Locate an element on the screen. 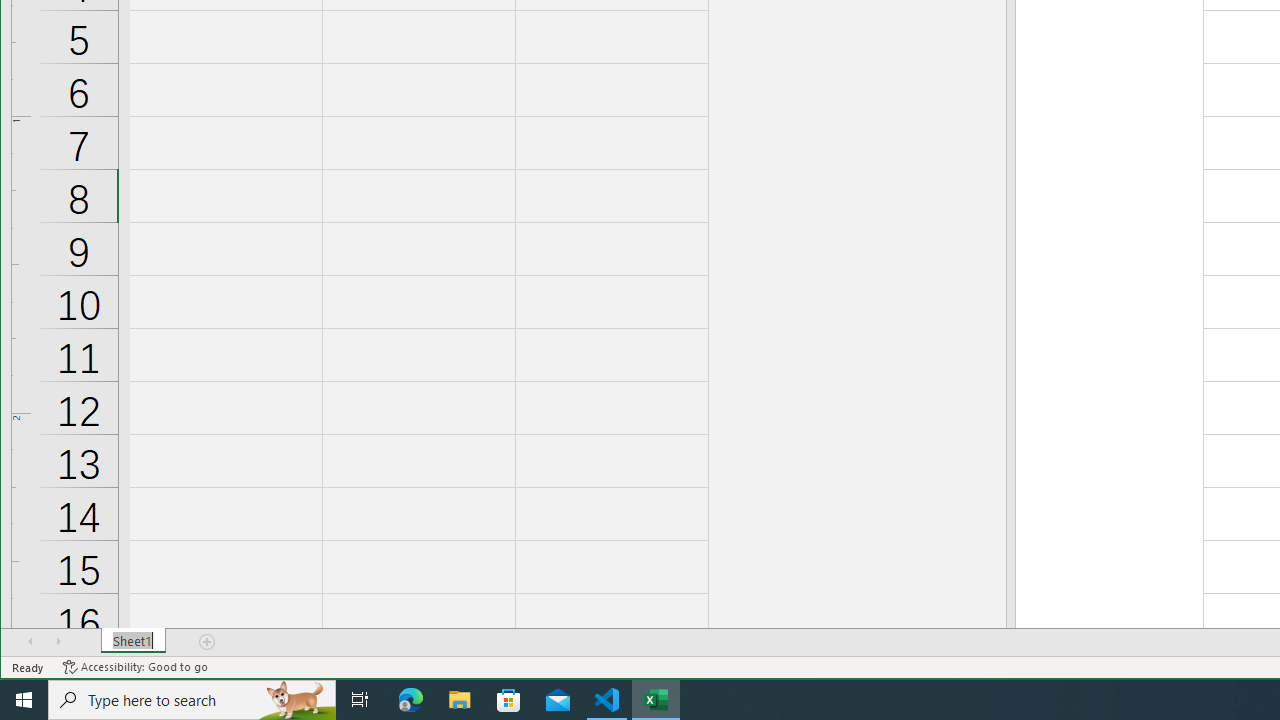 Image resolution: width=1280 pixels, height=720 pixels. 'Microsoft Store' is located at coordinates (509, 698).